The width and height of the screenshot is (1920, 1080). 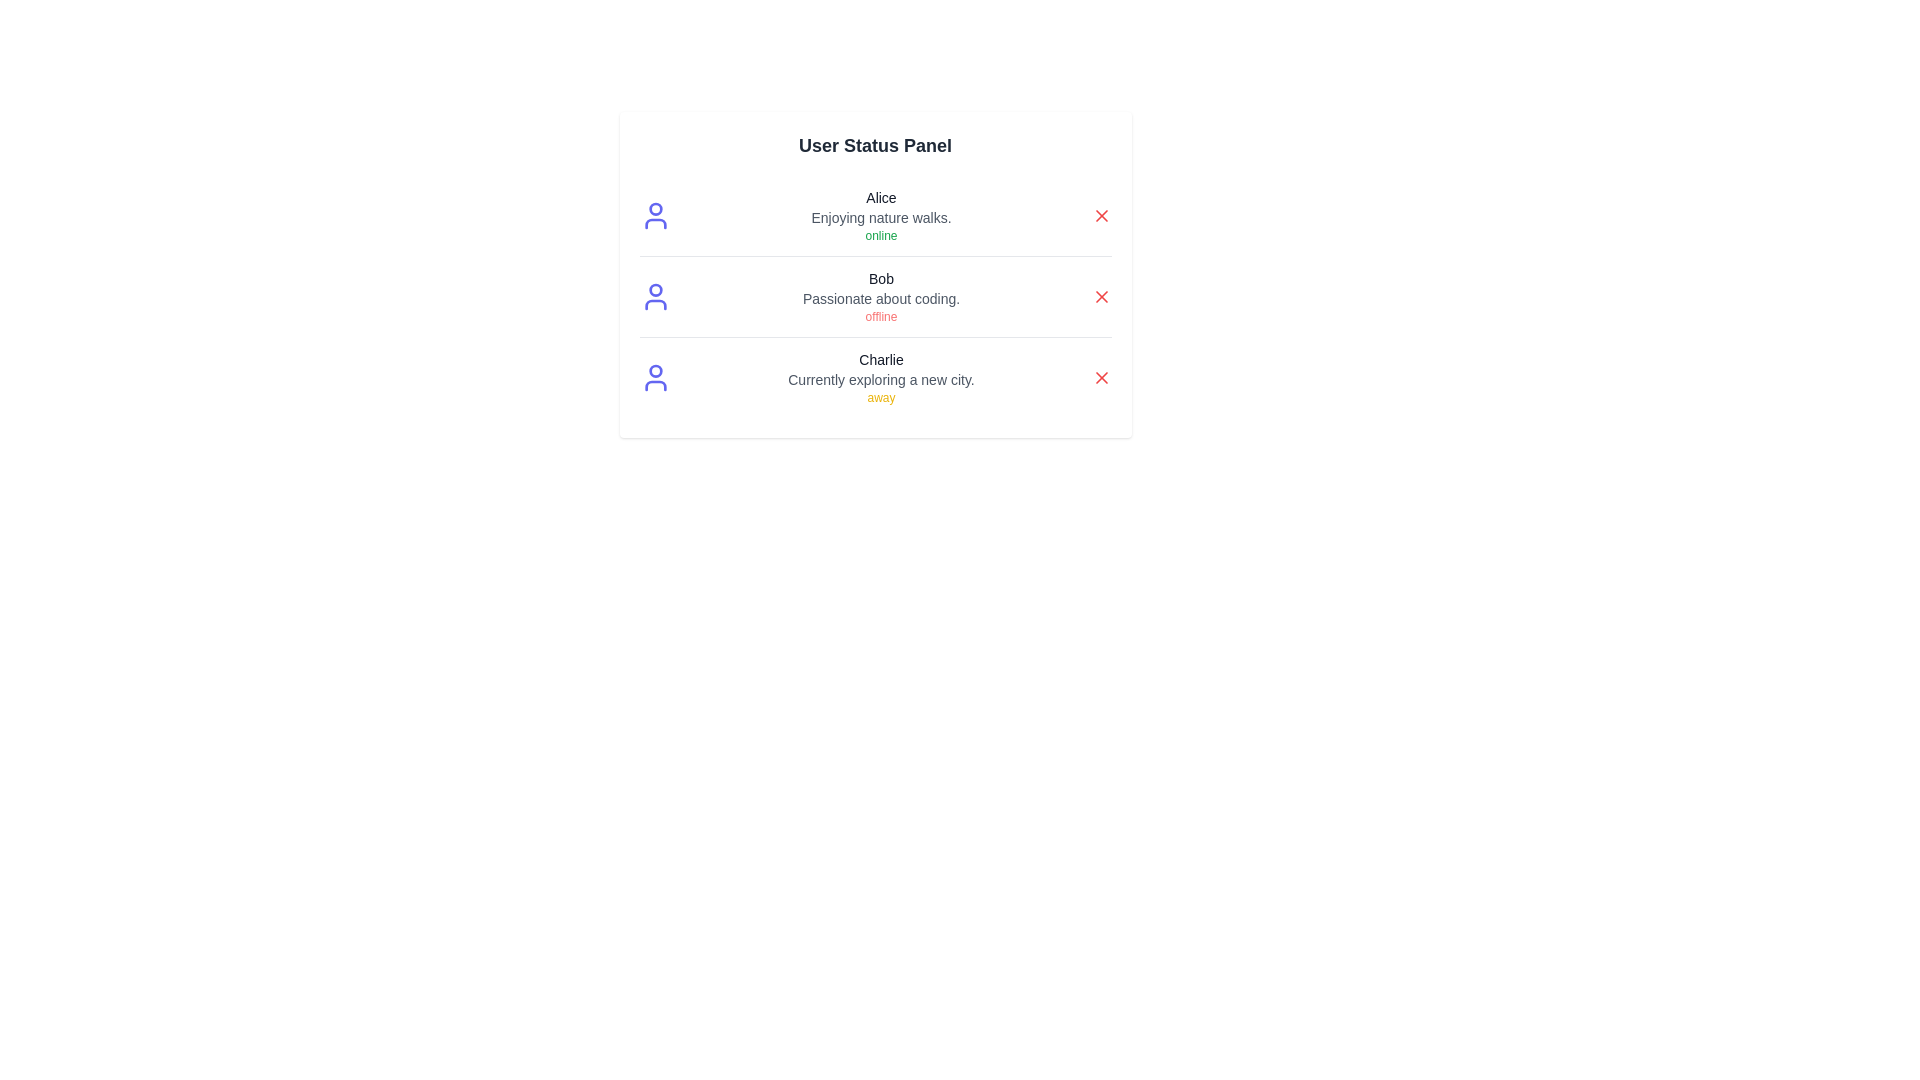 What do you see at coordinates (875, 216) in the screenshot?
I see `the user name 'Alice' or the status message 'Enjoying nature walks.' in the User status row/card to focus on their details` at bounding box center [875, 216].